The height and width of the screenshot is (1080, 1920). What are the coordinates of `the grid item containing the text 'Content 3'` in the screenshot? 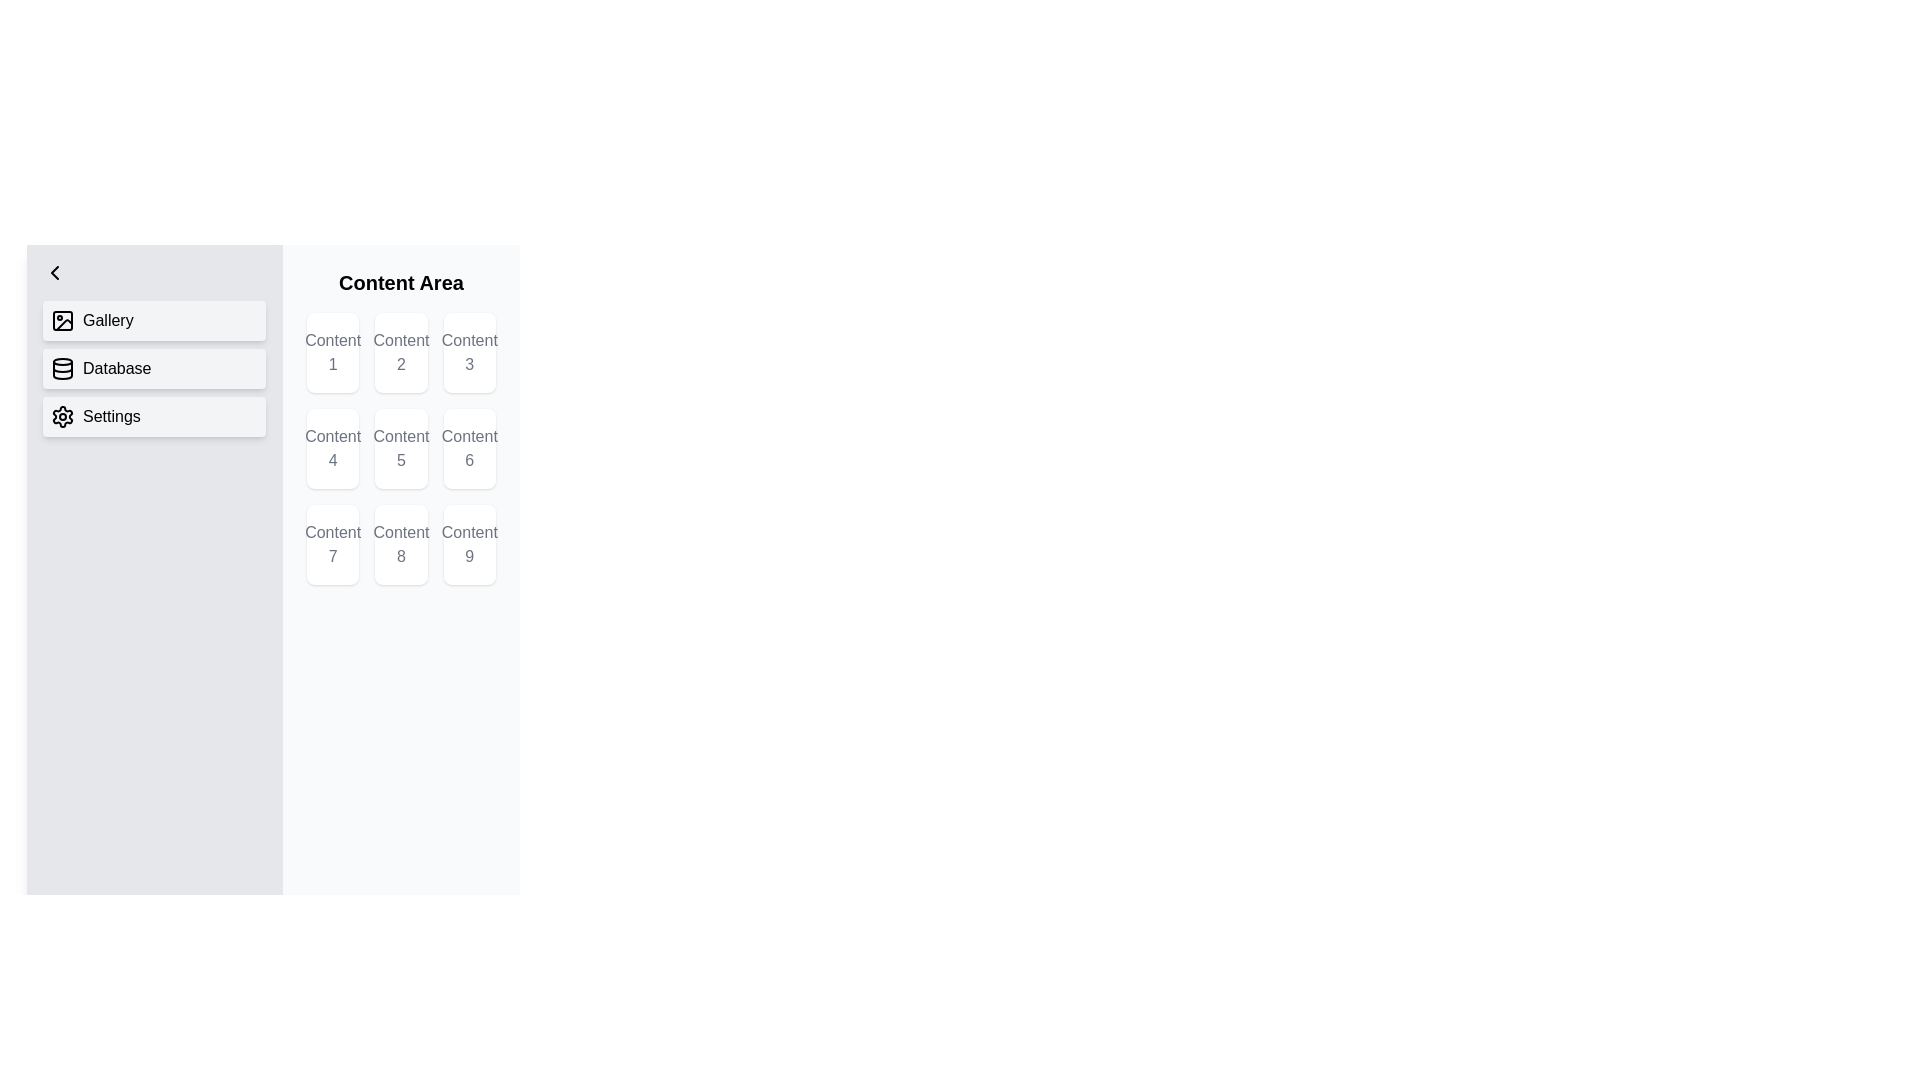 It's located at (468, 352).